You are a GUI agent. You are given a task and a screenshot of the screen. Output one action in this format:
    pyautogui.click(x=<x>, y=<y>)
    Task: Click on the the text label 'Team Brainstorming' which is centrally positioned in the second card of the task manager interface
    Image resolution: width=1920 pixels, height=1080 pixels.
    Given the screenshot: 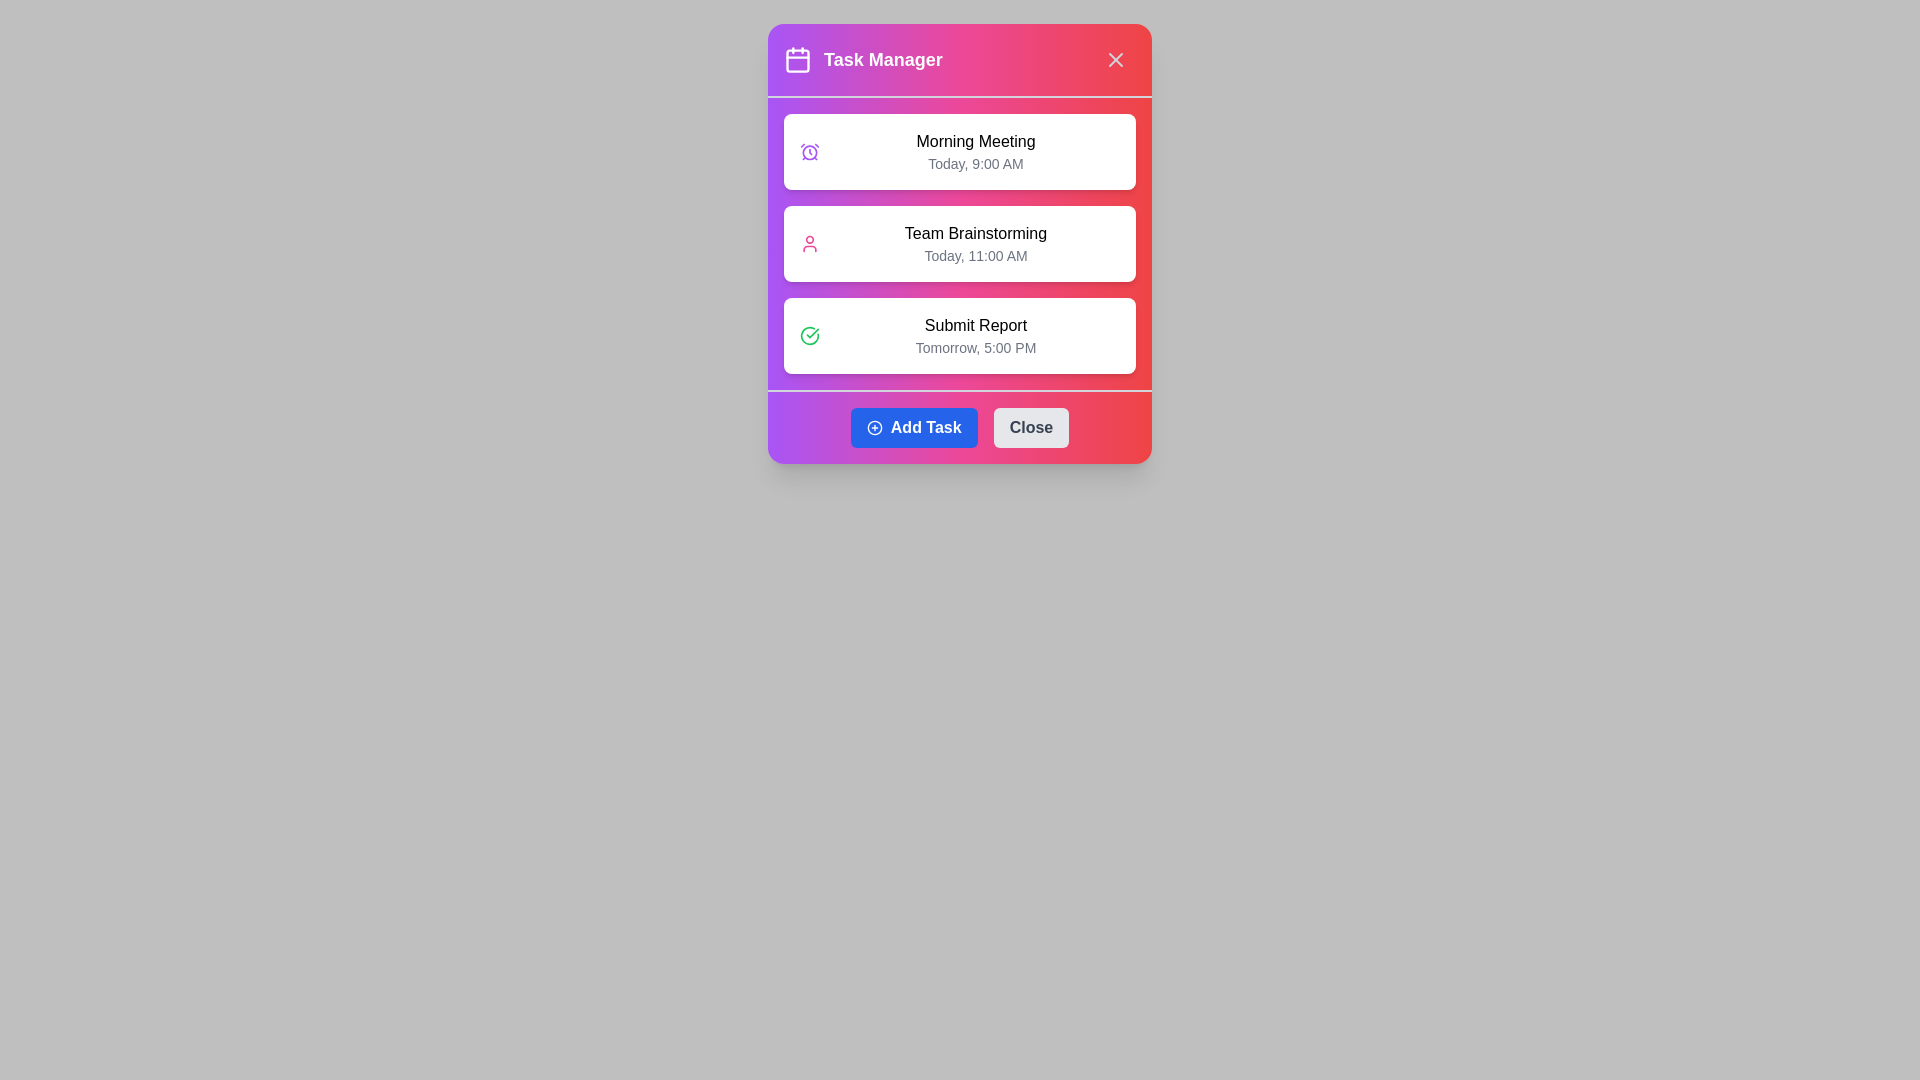 What is the action you would take?
    pyautogui.click(x=975, y=233)
    